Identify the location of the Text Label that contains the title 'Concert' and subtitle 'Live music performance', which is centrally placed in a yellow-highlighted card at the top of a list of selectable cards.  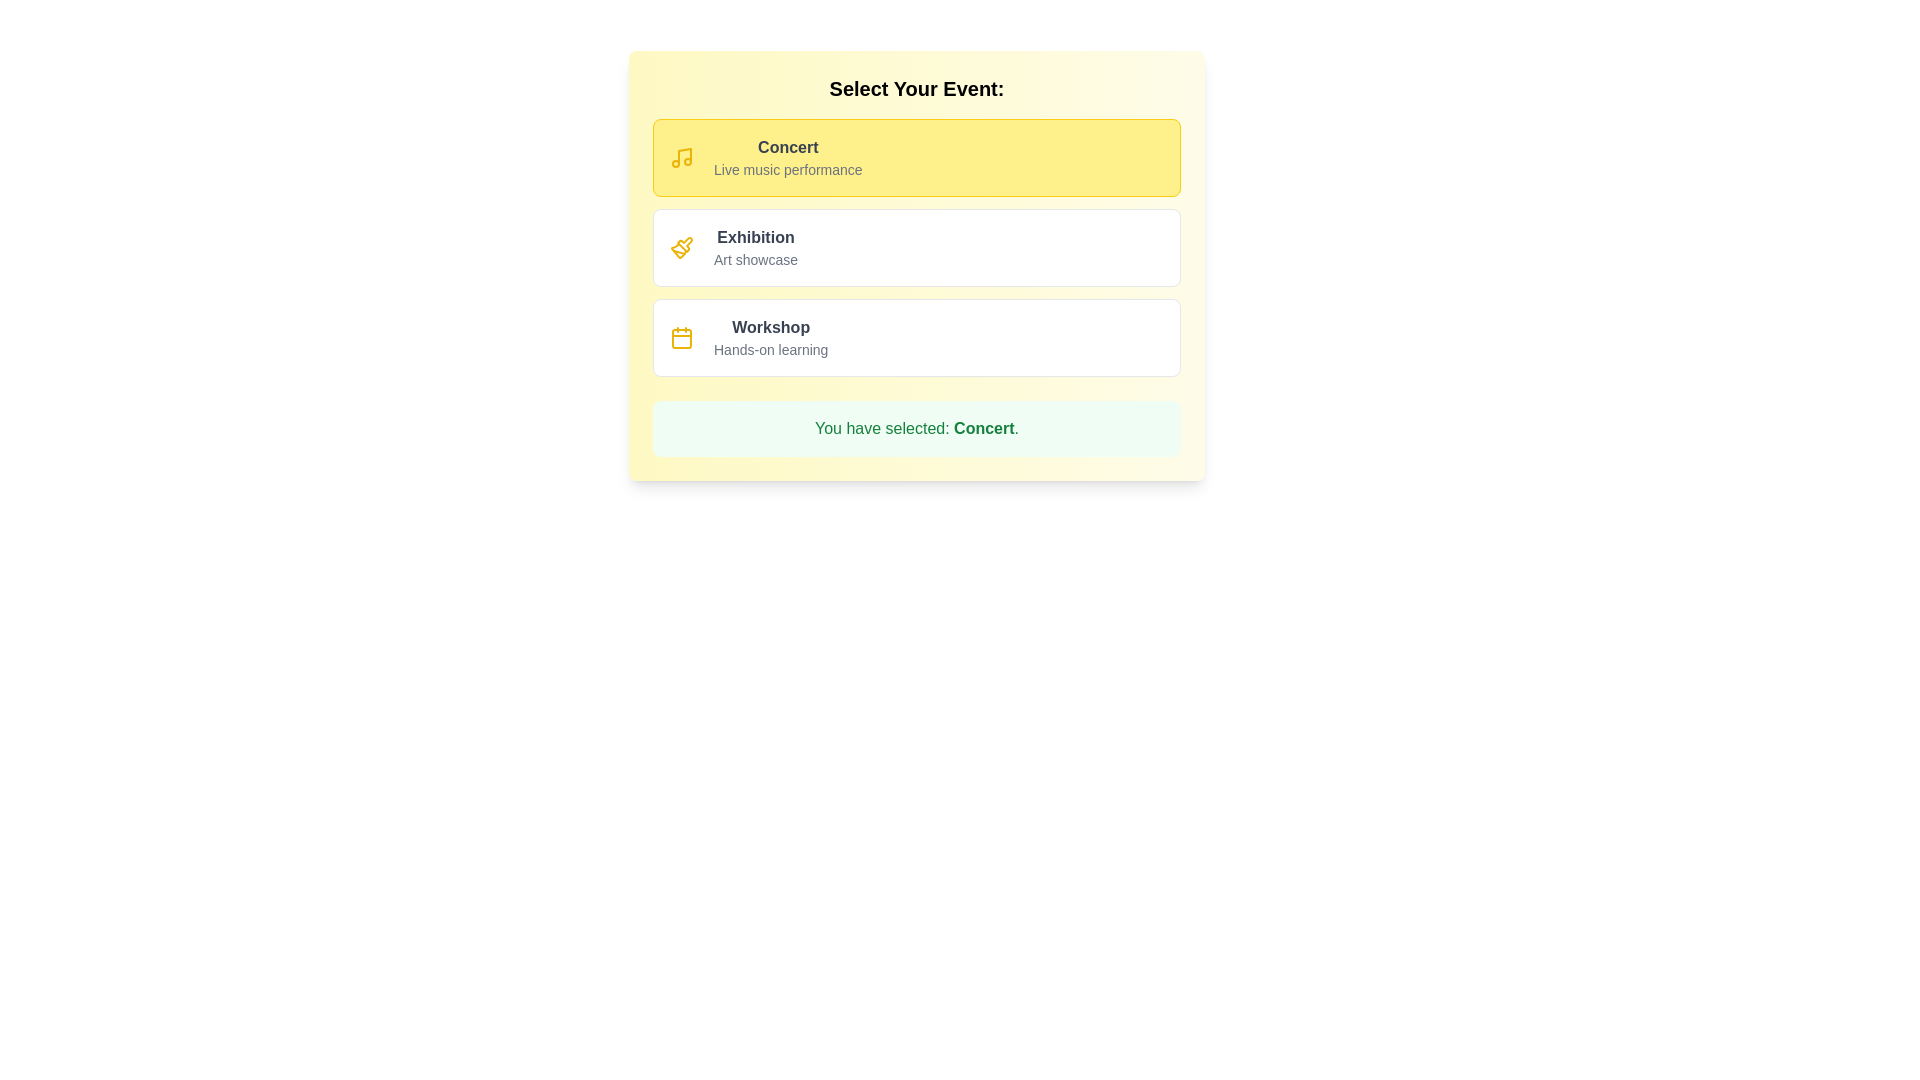
(787, 157).